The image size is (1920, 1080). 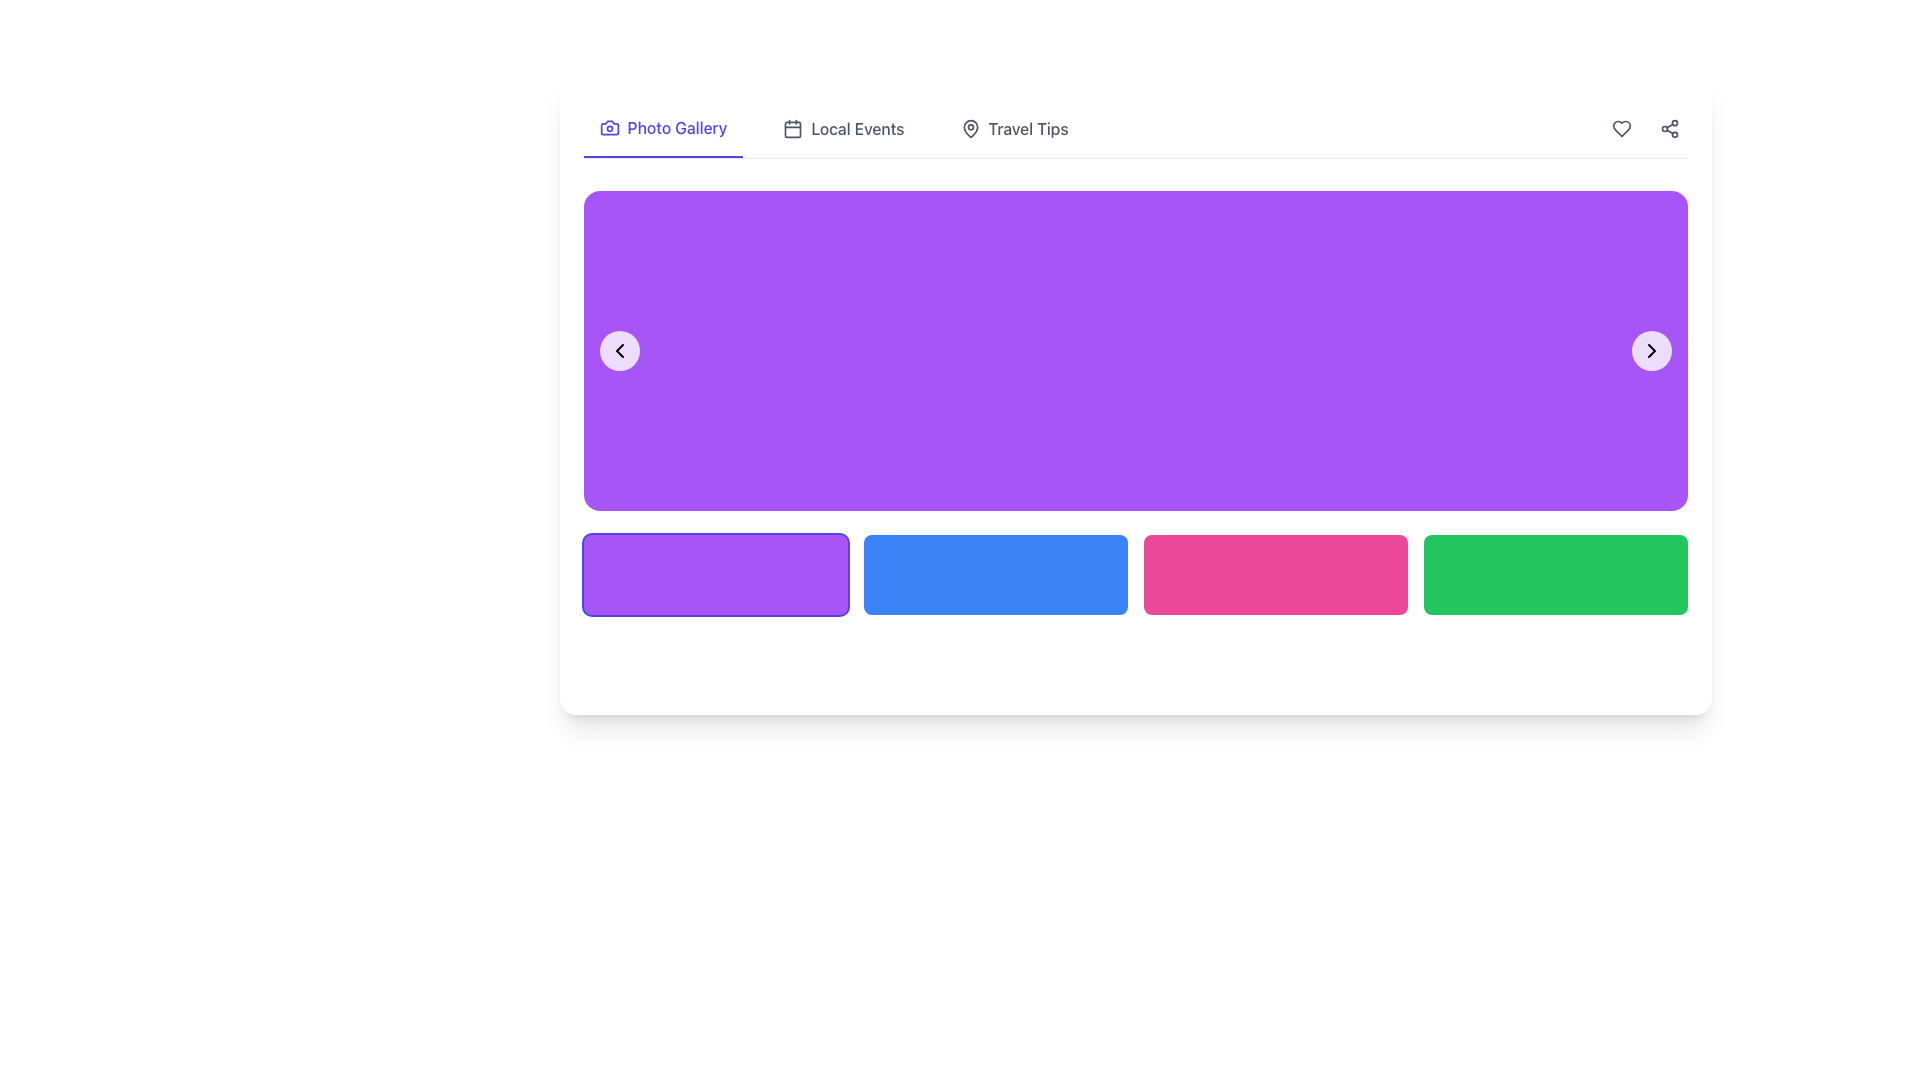 What do you see at coordinates (608, 127) in the screenshot?
I see `the 'Photo Gallery' icon located to the left of the 'Photo Gallery' text in the header section` at bounding box center [608, 127].